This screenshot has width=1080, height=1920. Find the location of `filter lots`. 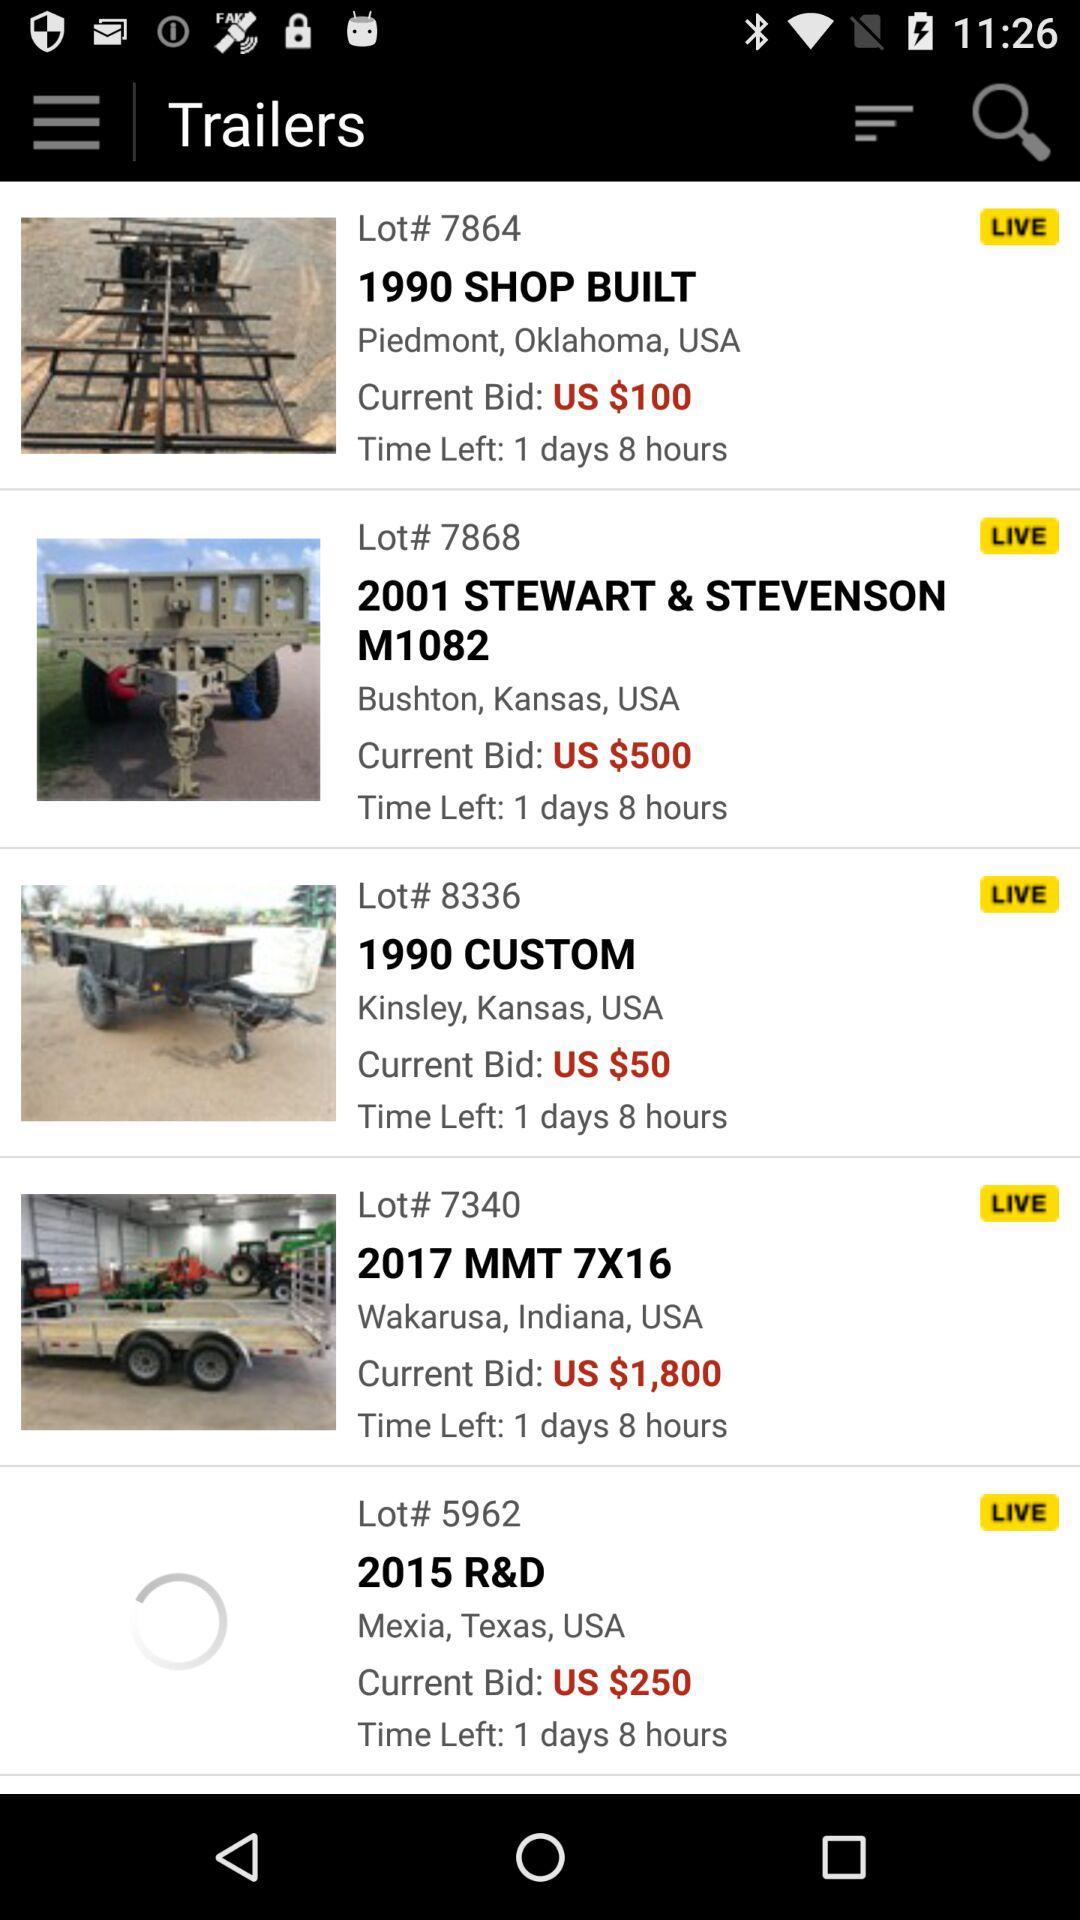

filter lots is located at coordinates (881, 121).